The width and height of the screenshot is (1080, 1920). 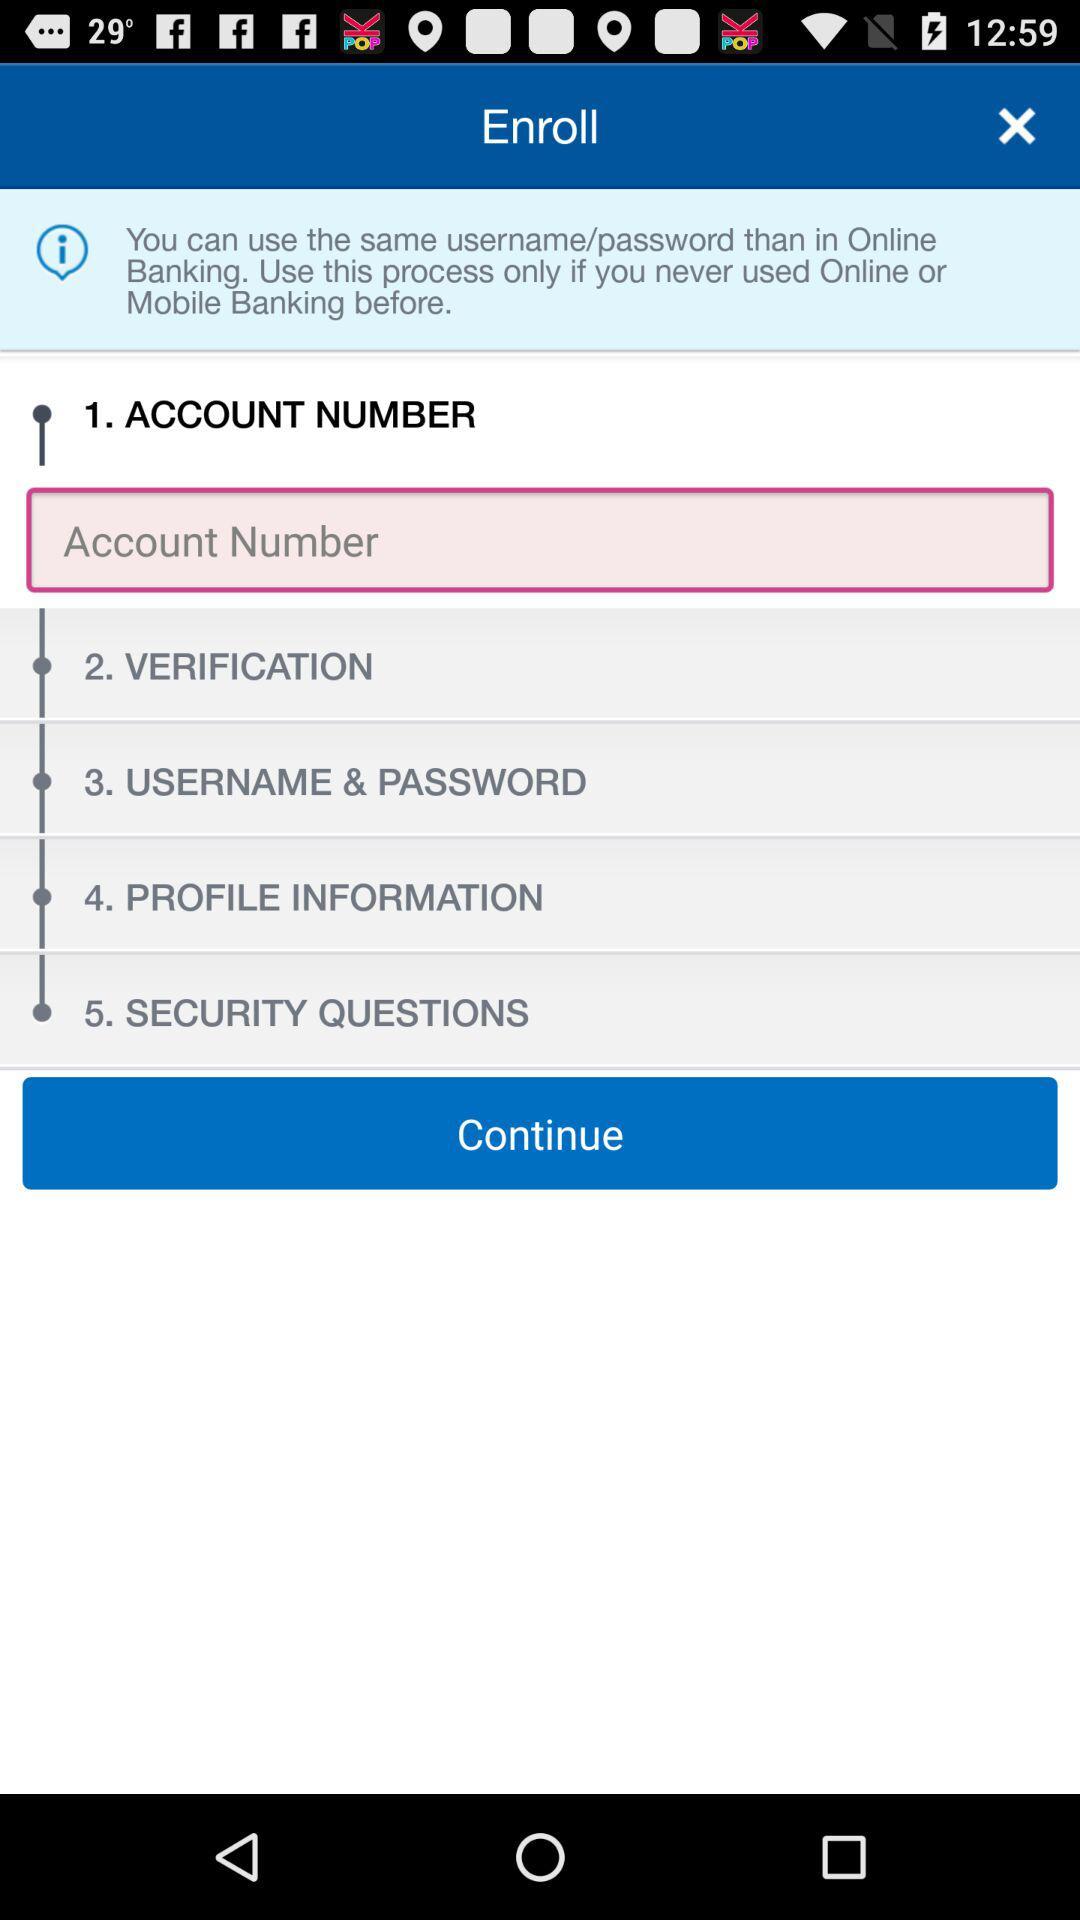 What do you see at coordinates (540, 124) in the screenshot?
I see `the enroll item` at bounding box center [540, 124].